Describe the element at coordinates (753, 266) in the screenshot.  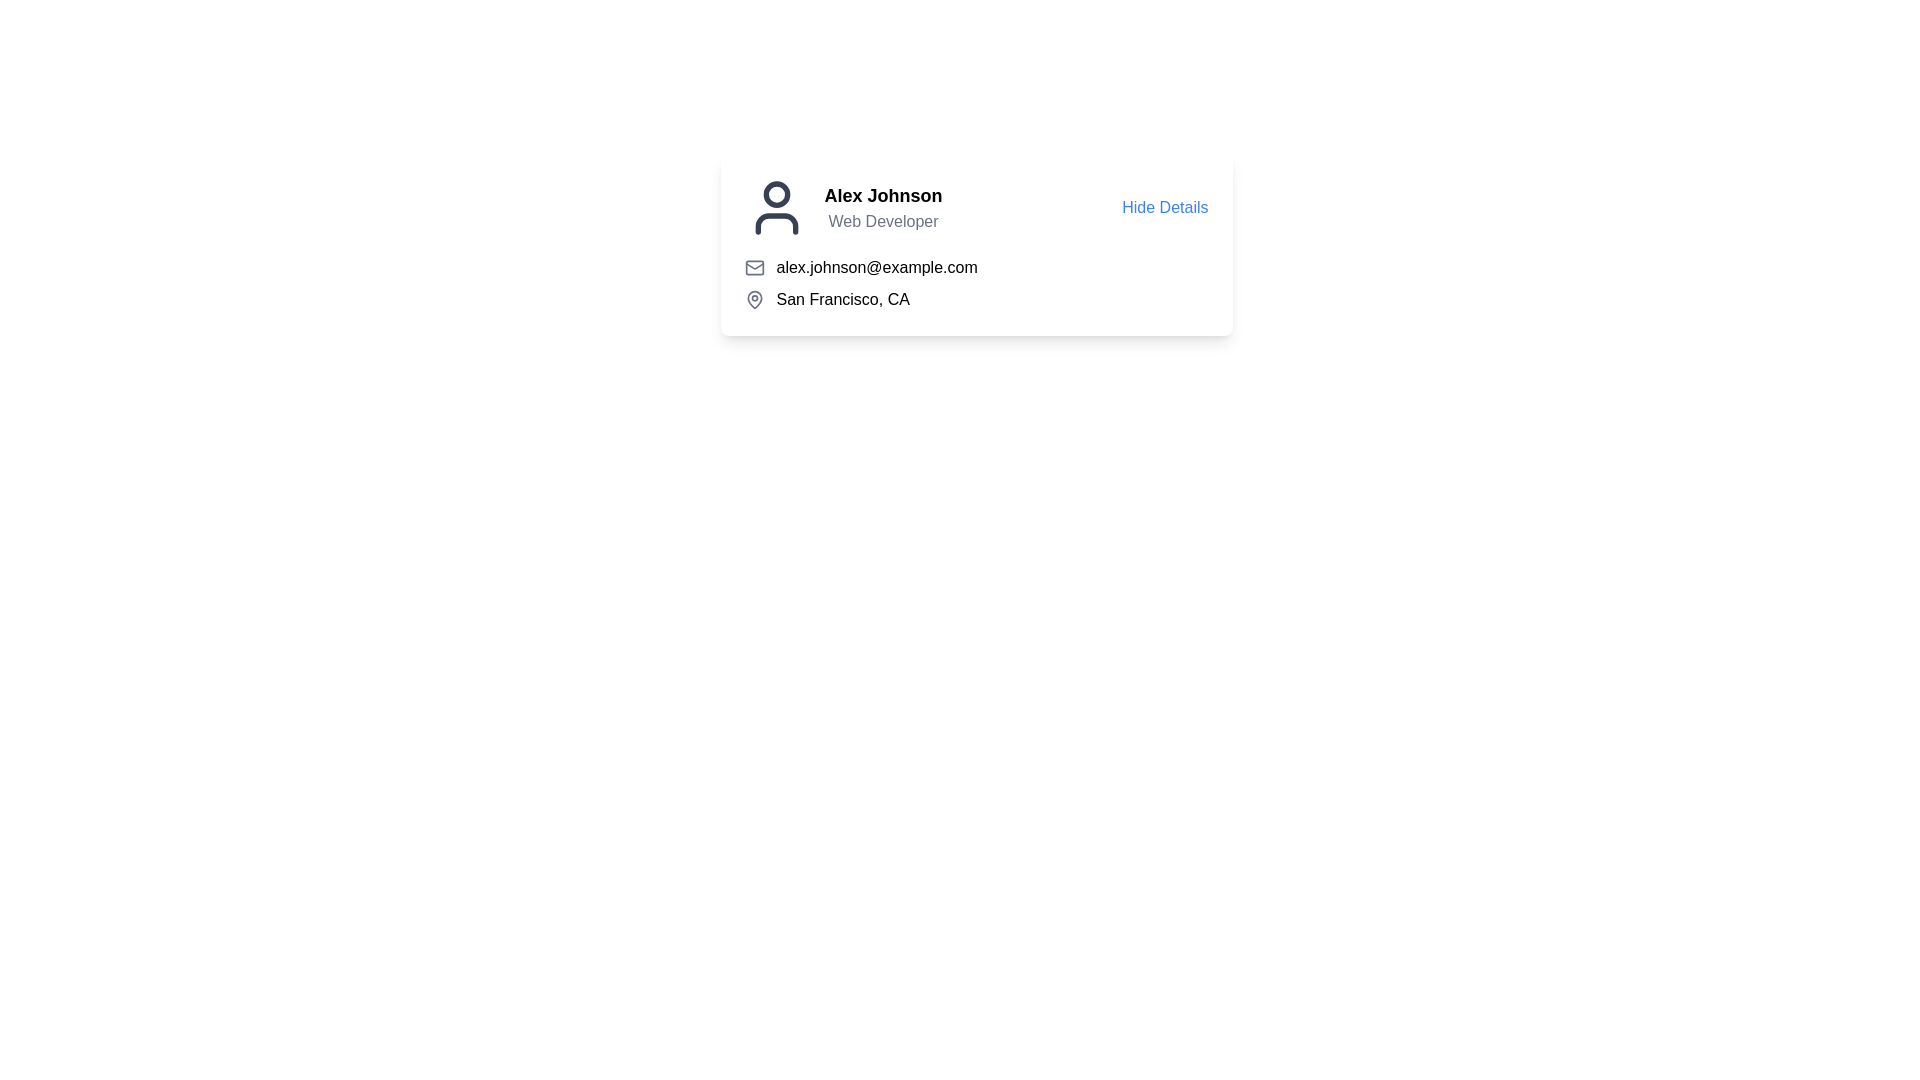
I see `the envelope body of the mail icon, which is located on the left side of the email address 'alex.johnson@example.com' within a card layout` at that location.